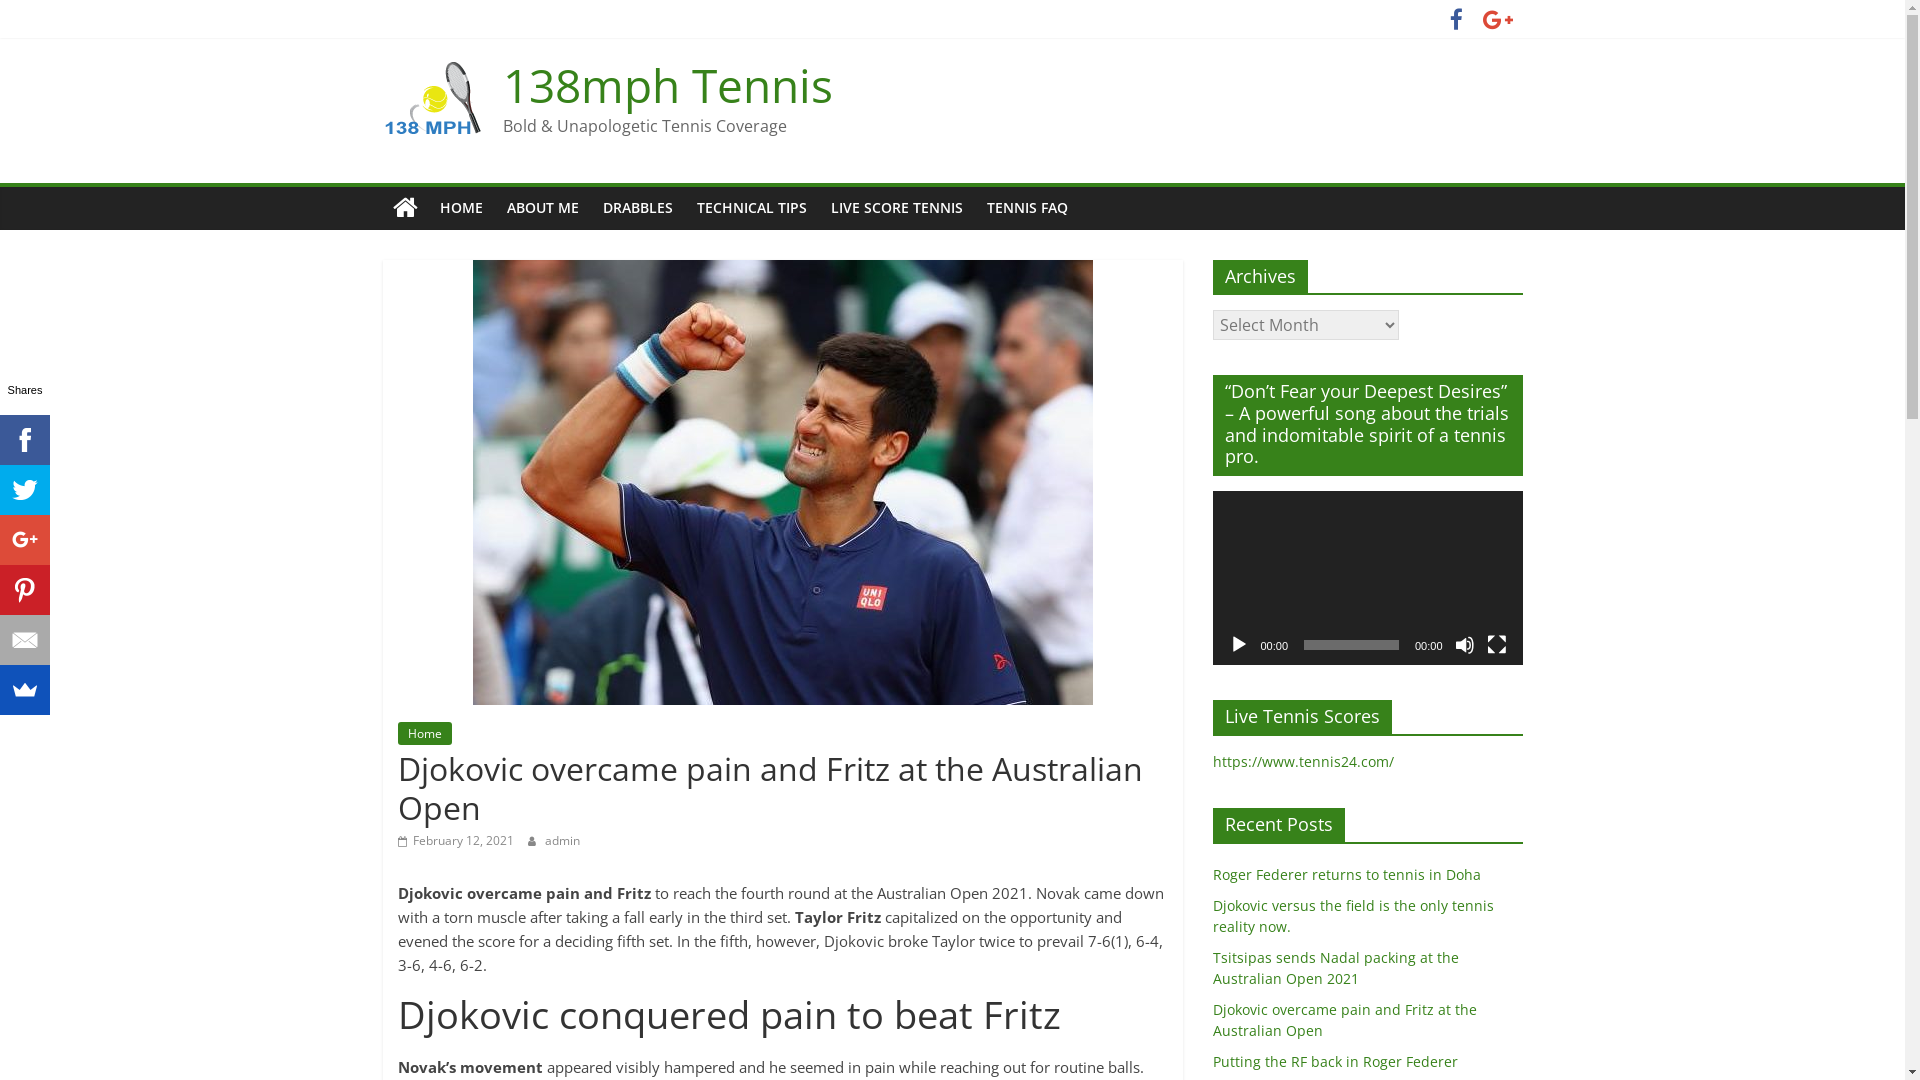  Describe the element at coordinates (1334, 967) in the screenshot. I see `'Tsitsipas sends Nadal packing at the Australian Open 2021'` at that location.